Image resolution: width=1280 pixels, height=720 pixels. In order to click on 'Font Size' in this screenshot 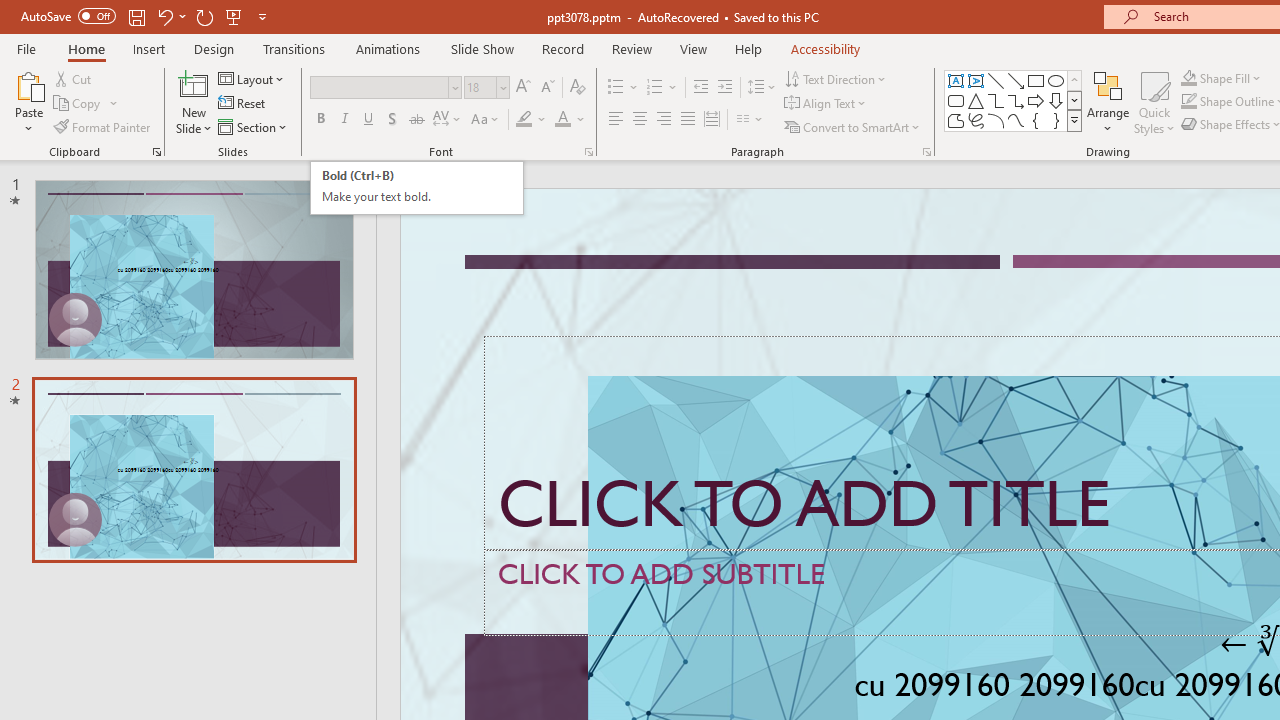, I will do `click(480, 86)`.